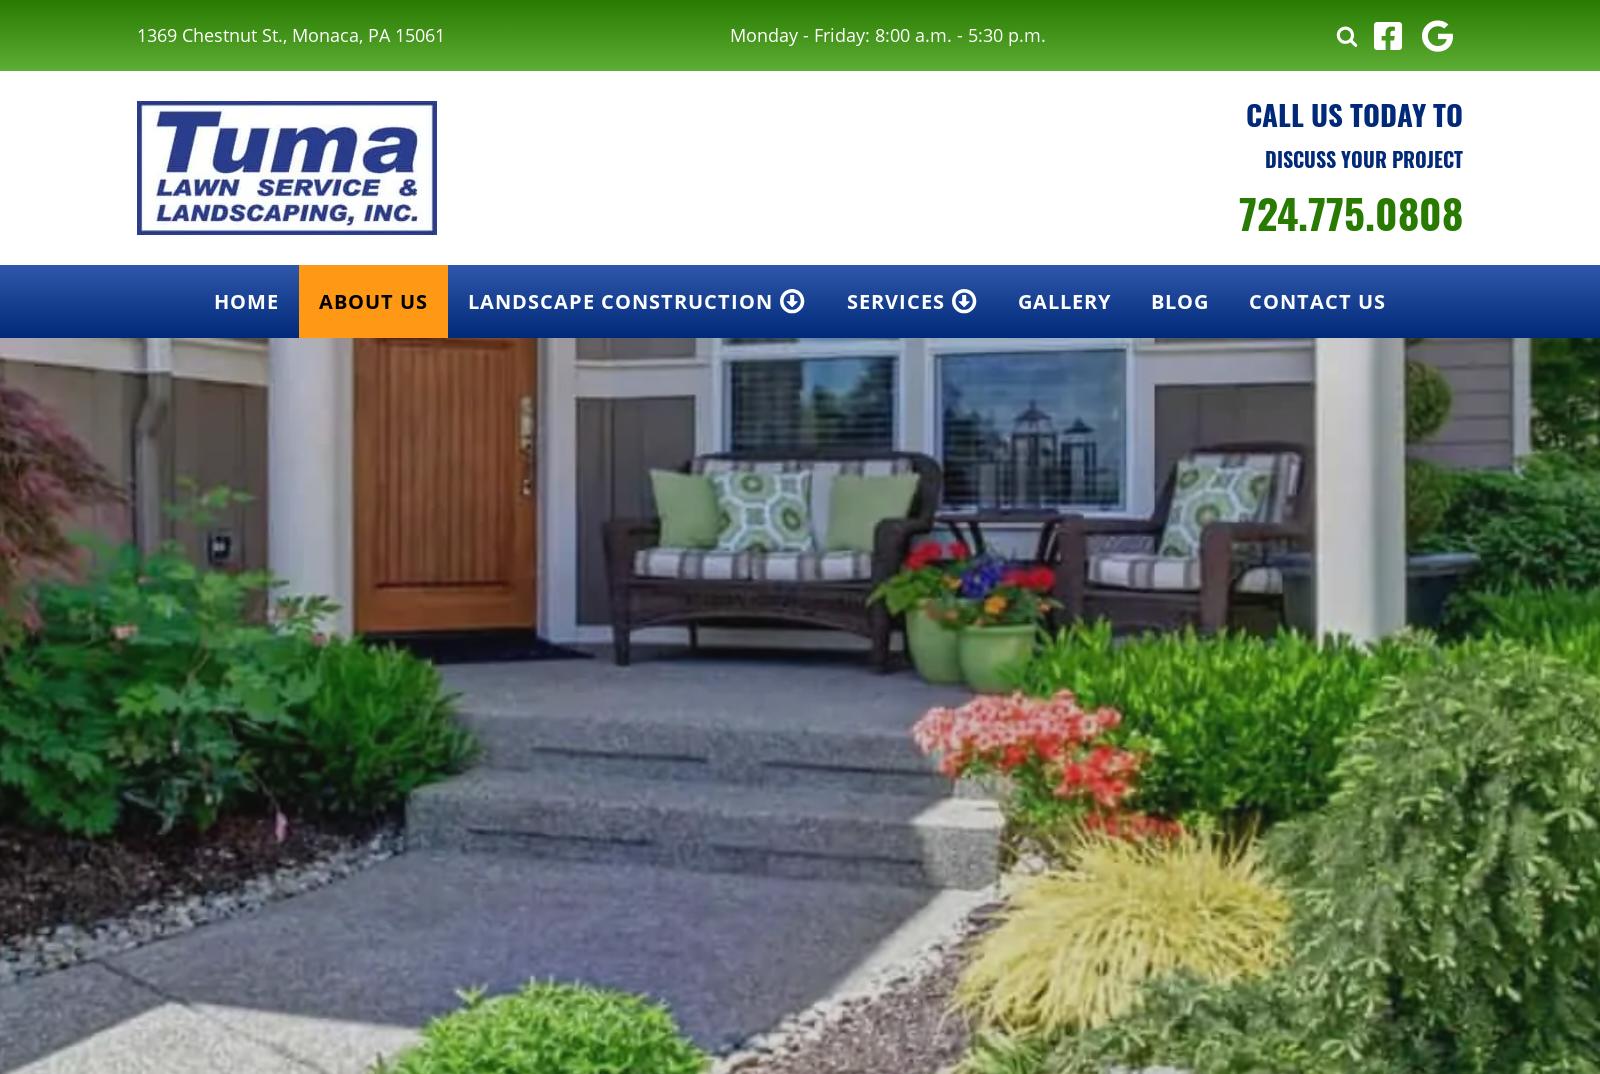  What do you see at coordinates (894, 301) in the screenshot?
I see `'Services'` at bounding box center [894, 301].